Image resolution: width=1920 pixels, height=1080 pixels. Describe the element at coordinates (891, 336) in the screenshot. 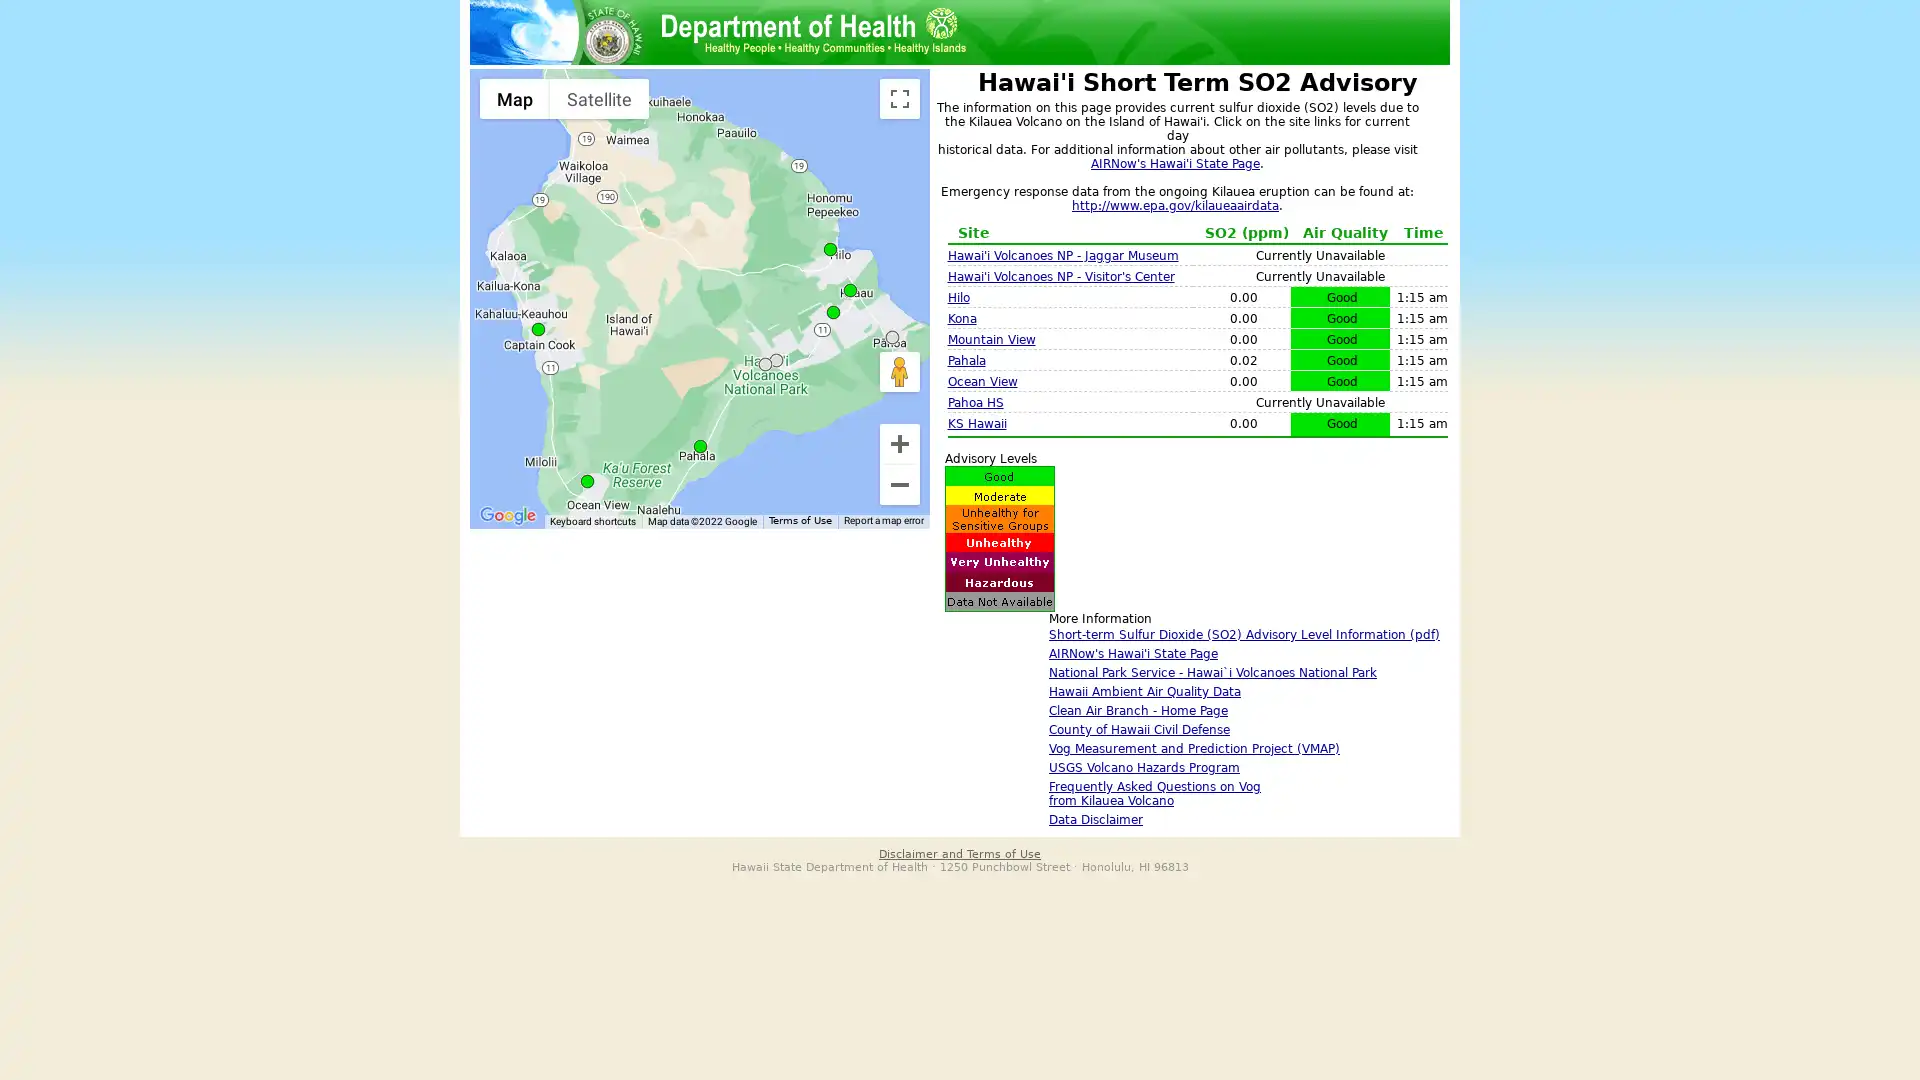

I see `PAHOA HS: No Data` at that location.